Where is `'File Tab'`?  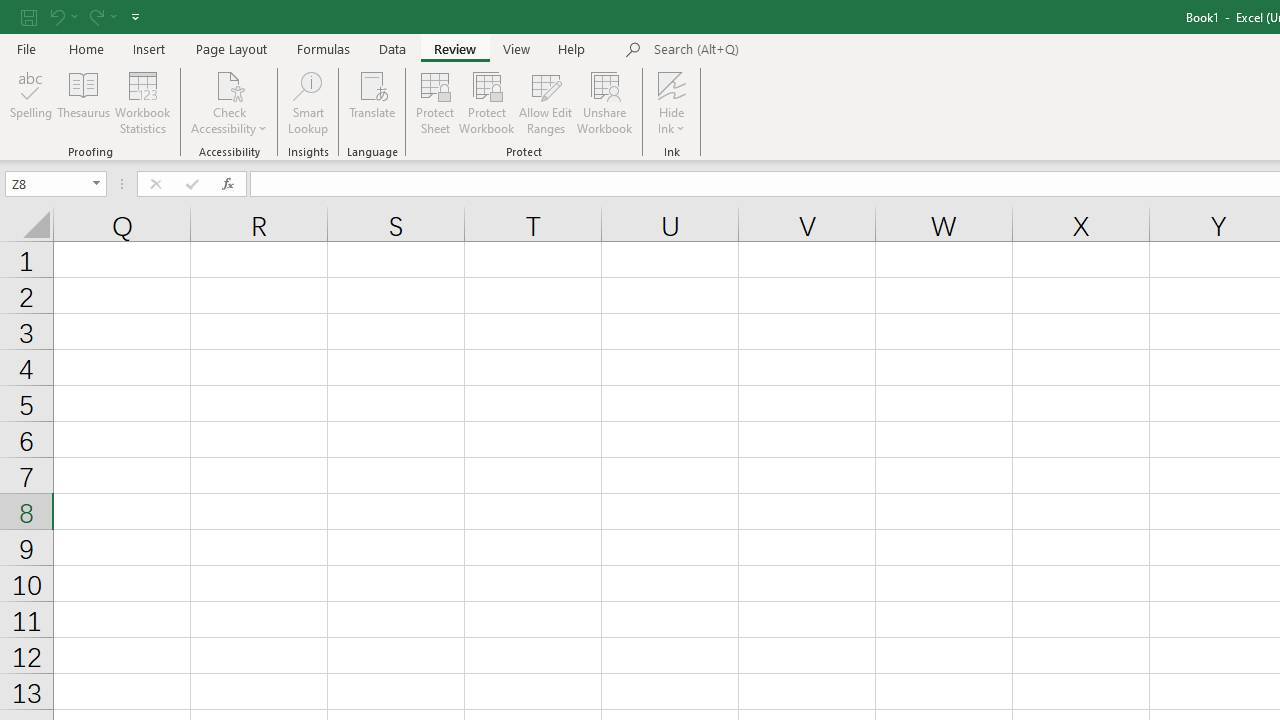 'File Tab' is located at coordinates (26, 47).